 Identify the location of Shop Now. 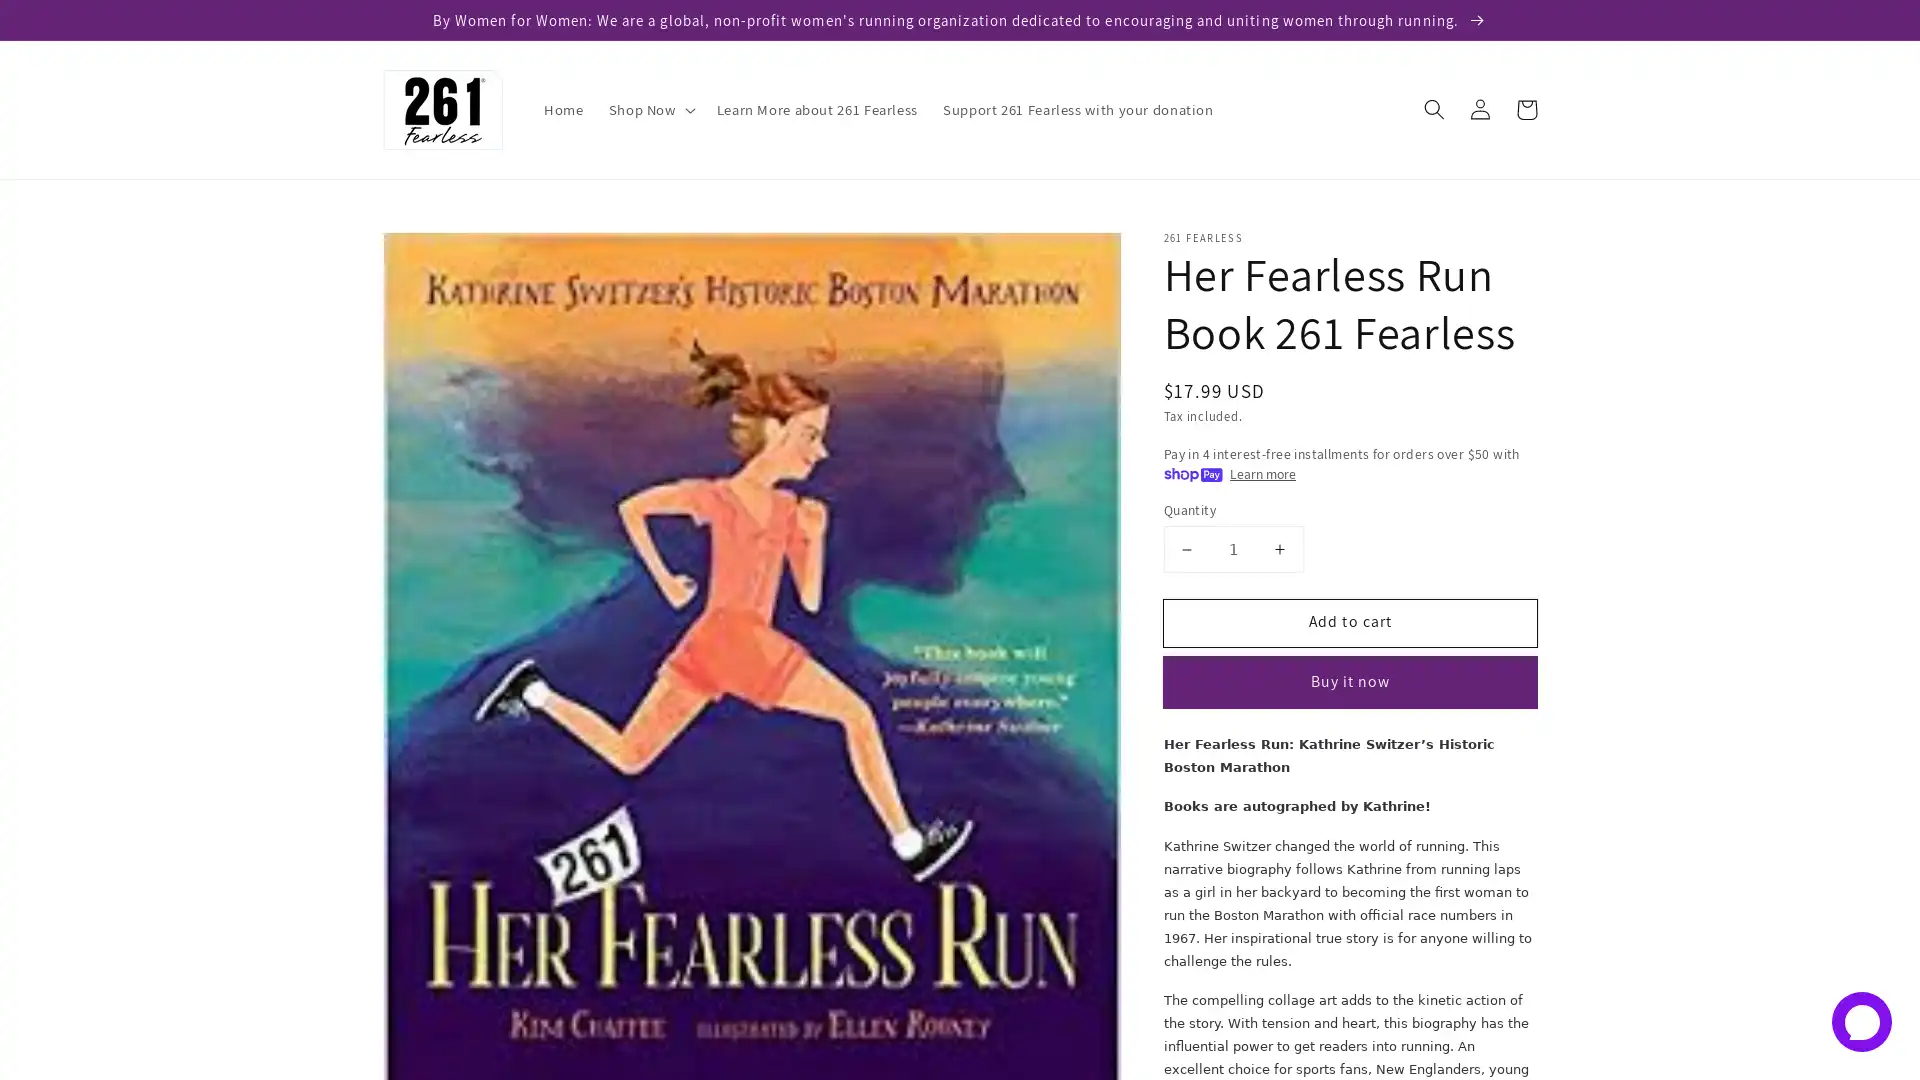
(649, 109).